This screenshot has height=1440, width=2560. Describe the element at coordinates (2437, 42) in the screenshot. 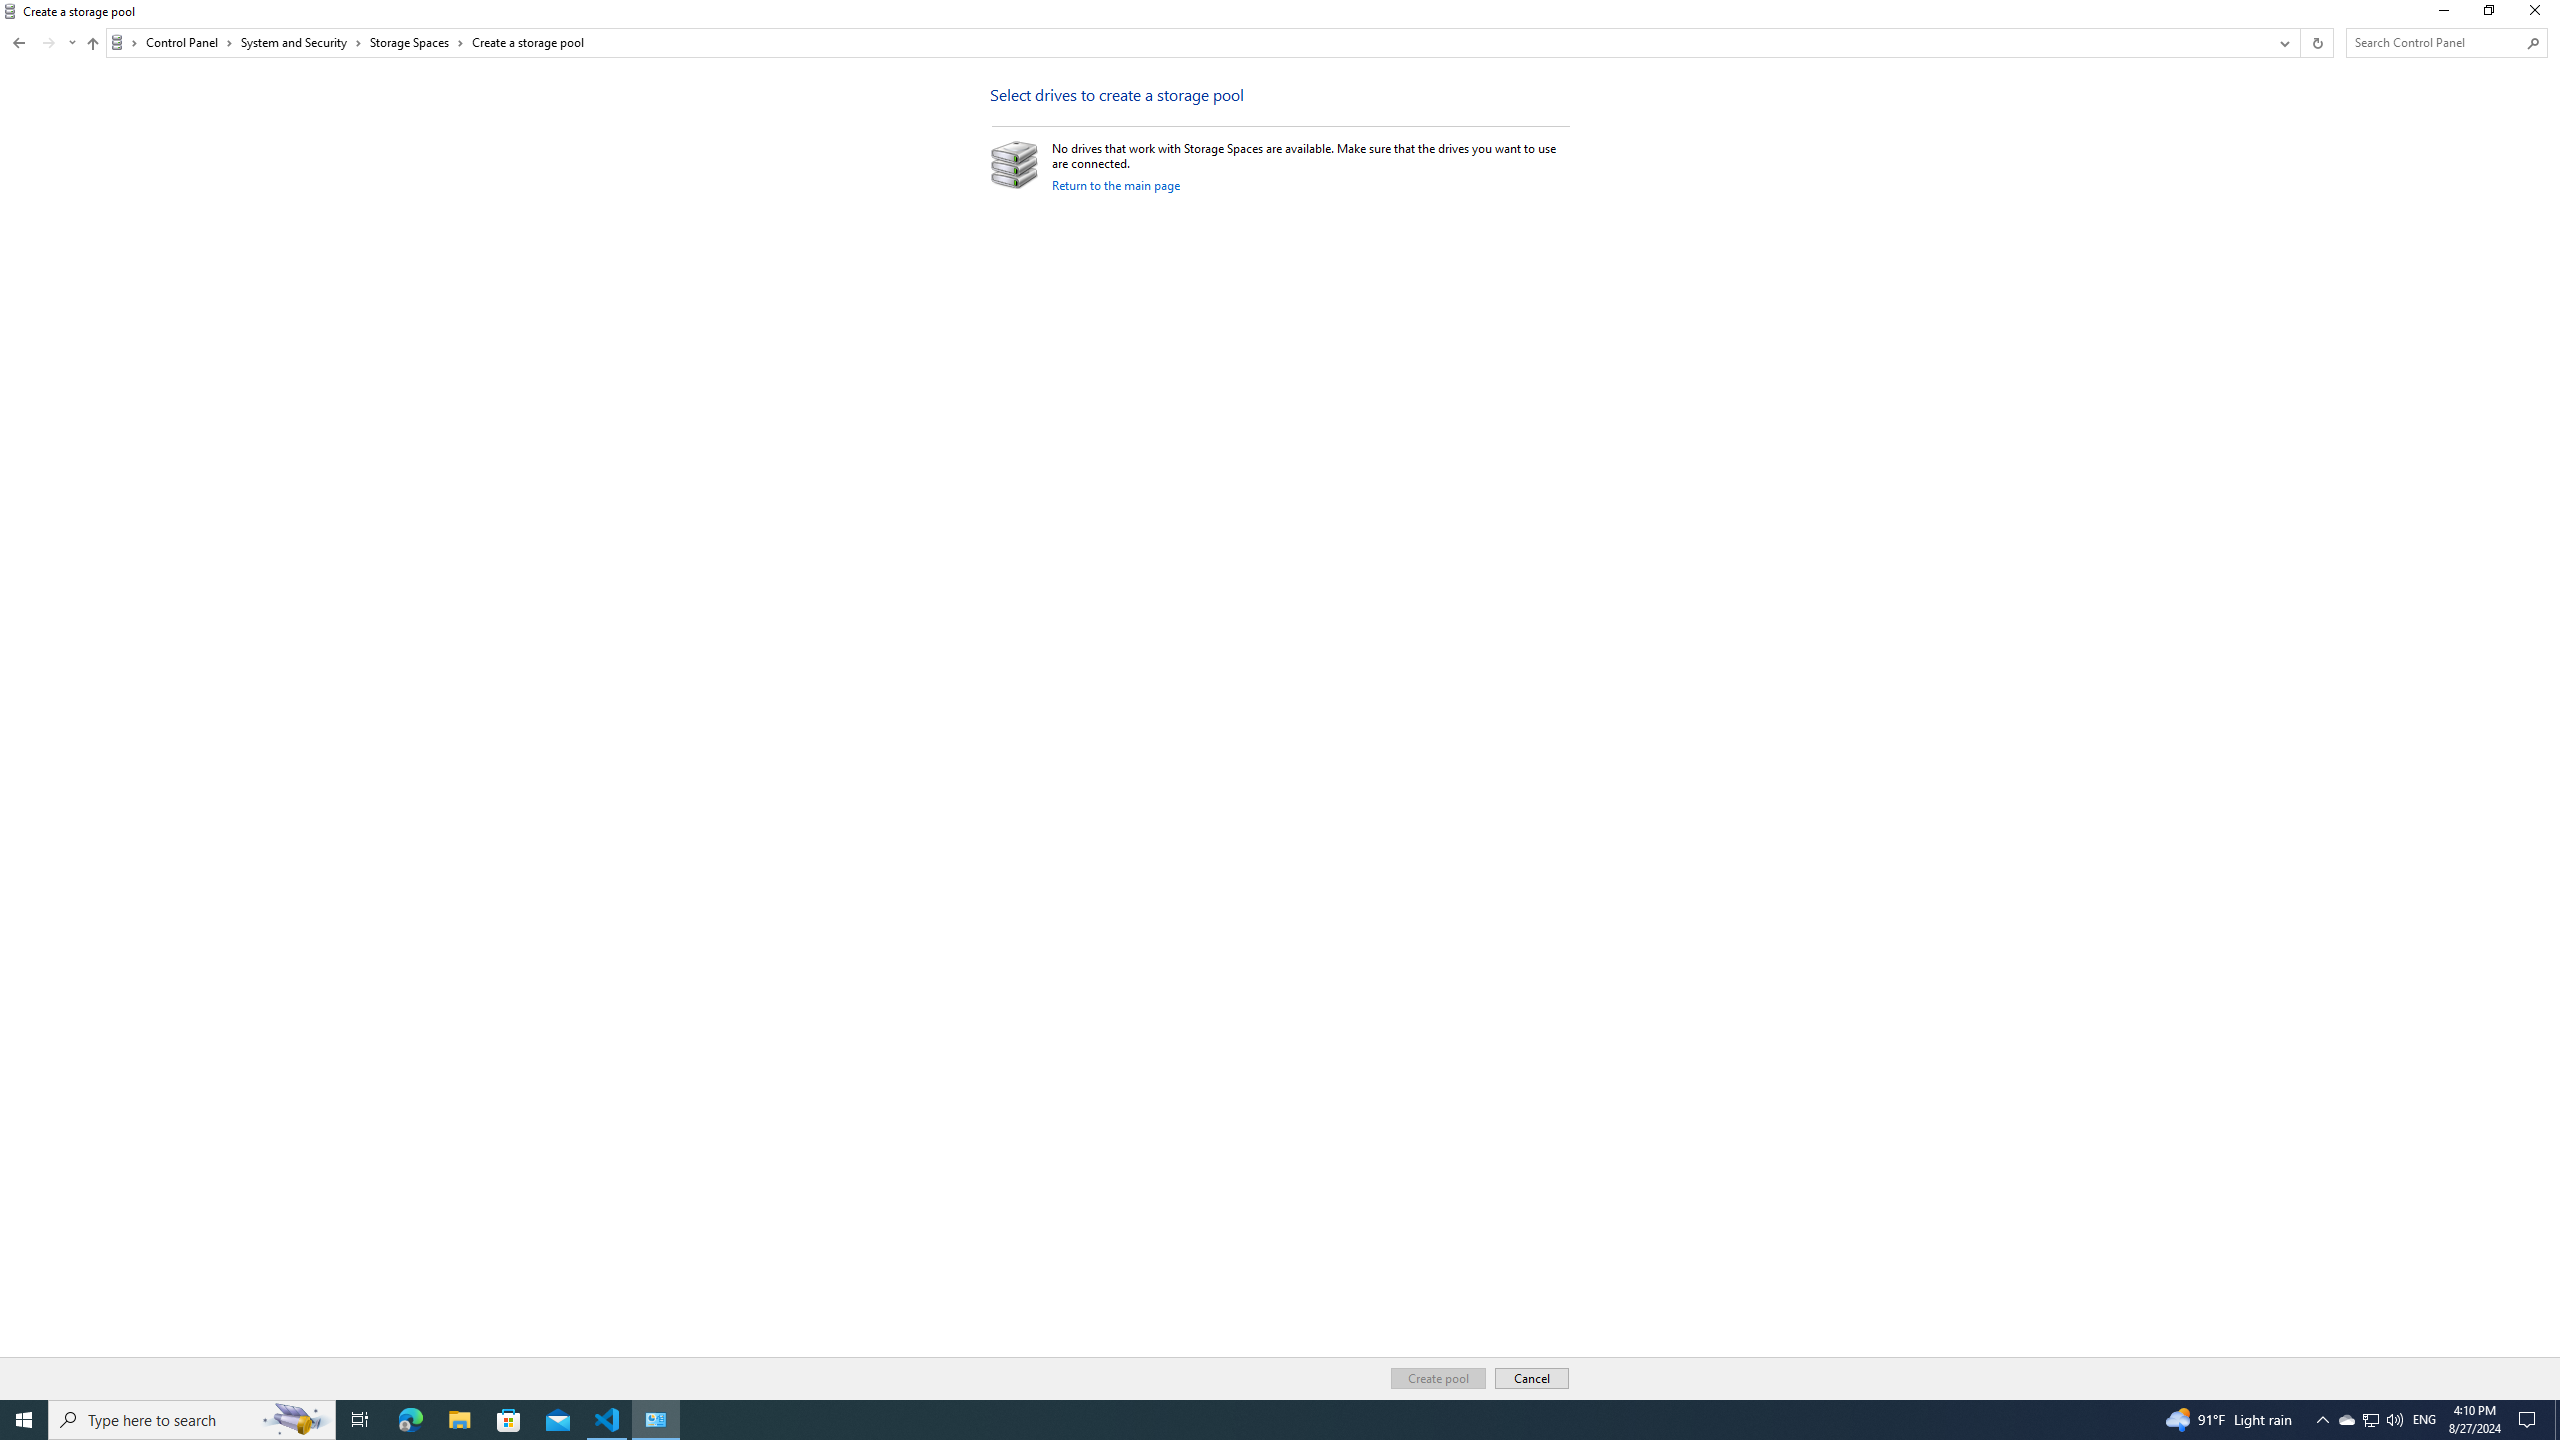

I see `'Search Box'` at that location.